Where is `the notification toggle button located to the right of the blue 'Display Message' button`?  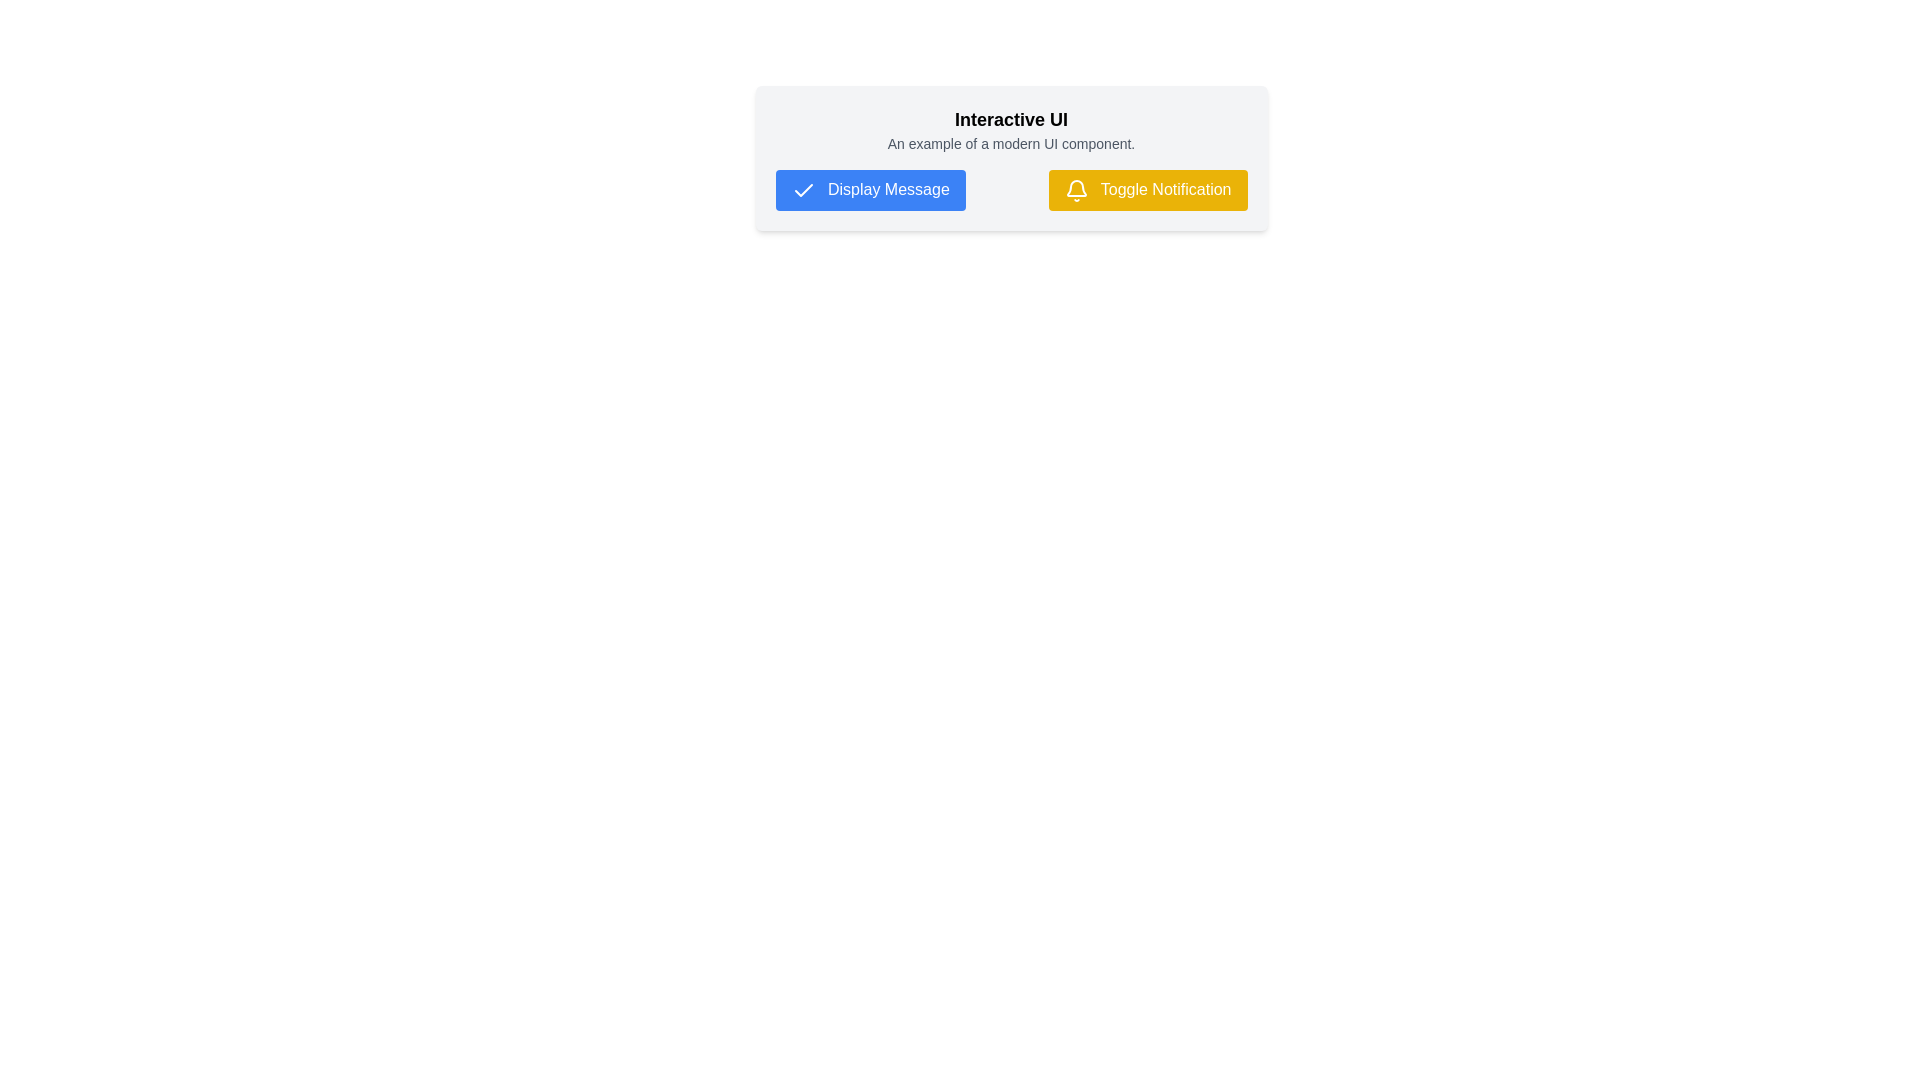 the notification toggle button located to the right of the blue 'Display Message' button is located at coordinates (1147, 190).